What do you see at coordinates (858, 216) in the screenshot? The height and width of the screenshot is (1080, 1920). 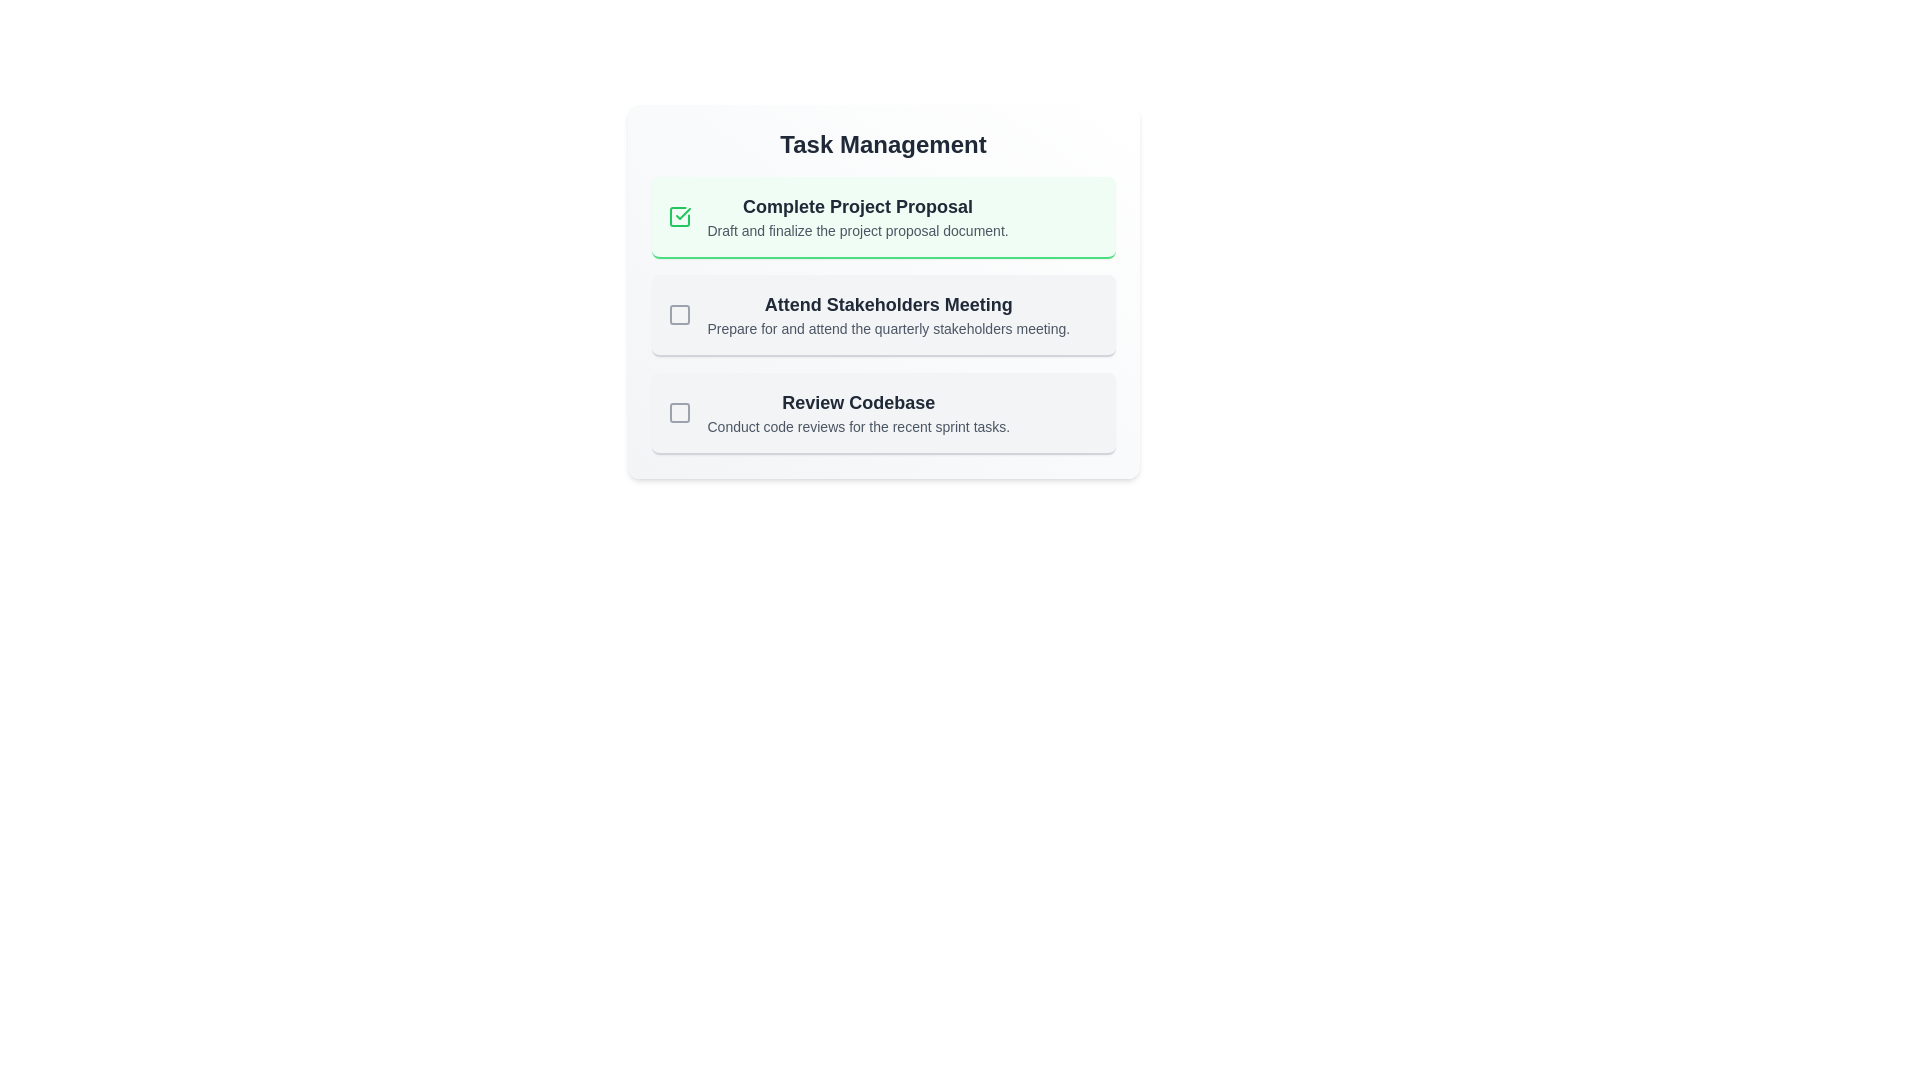 I see `the surrounding card of the first task in the task management section that displays the title and description, bordered by a light green background` at bounding box center [858, 216].